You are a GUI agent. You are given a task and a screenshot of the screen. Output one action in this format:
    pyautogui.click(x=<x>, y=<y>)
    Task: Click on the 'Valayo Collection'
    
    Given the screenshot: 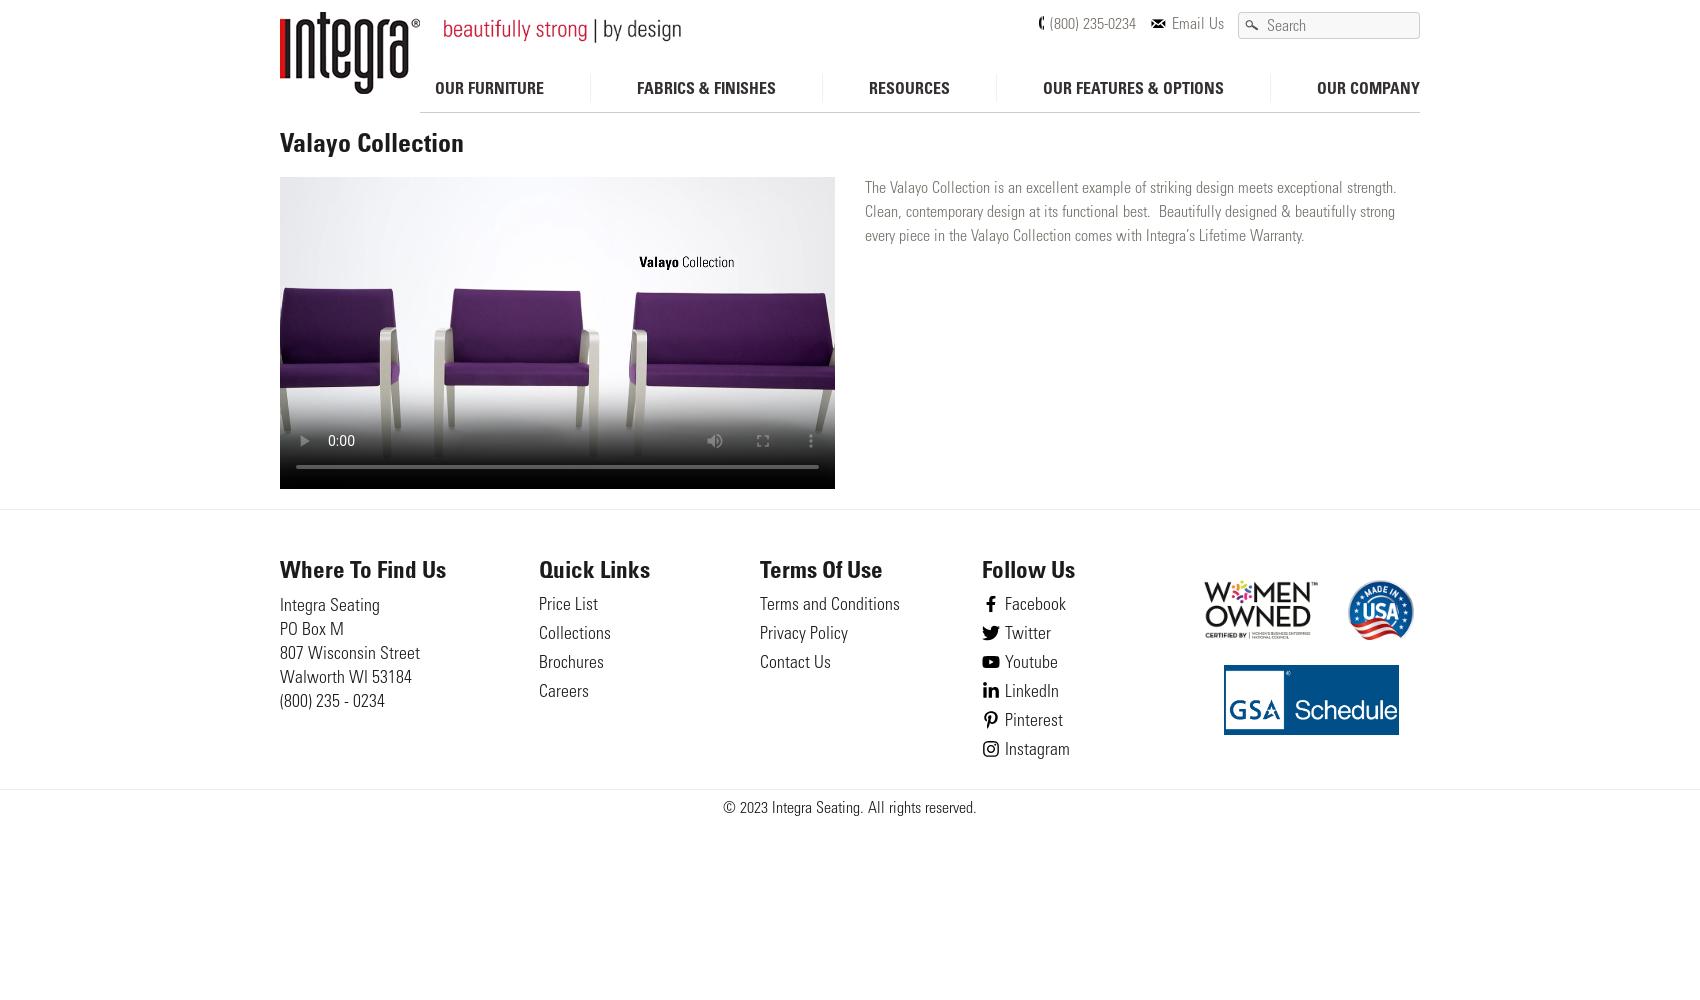 What is the action you would take?
    pyautogui.click(x=279, y=146)
    